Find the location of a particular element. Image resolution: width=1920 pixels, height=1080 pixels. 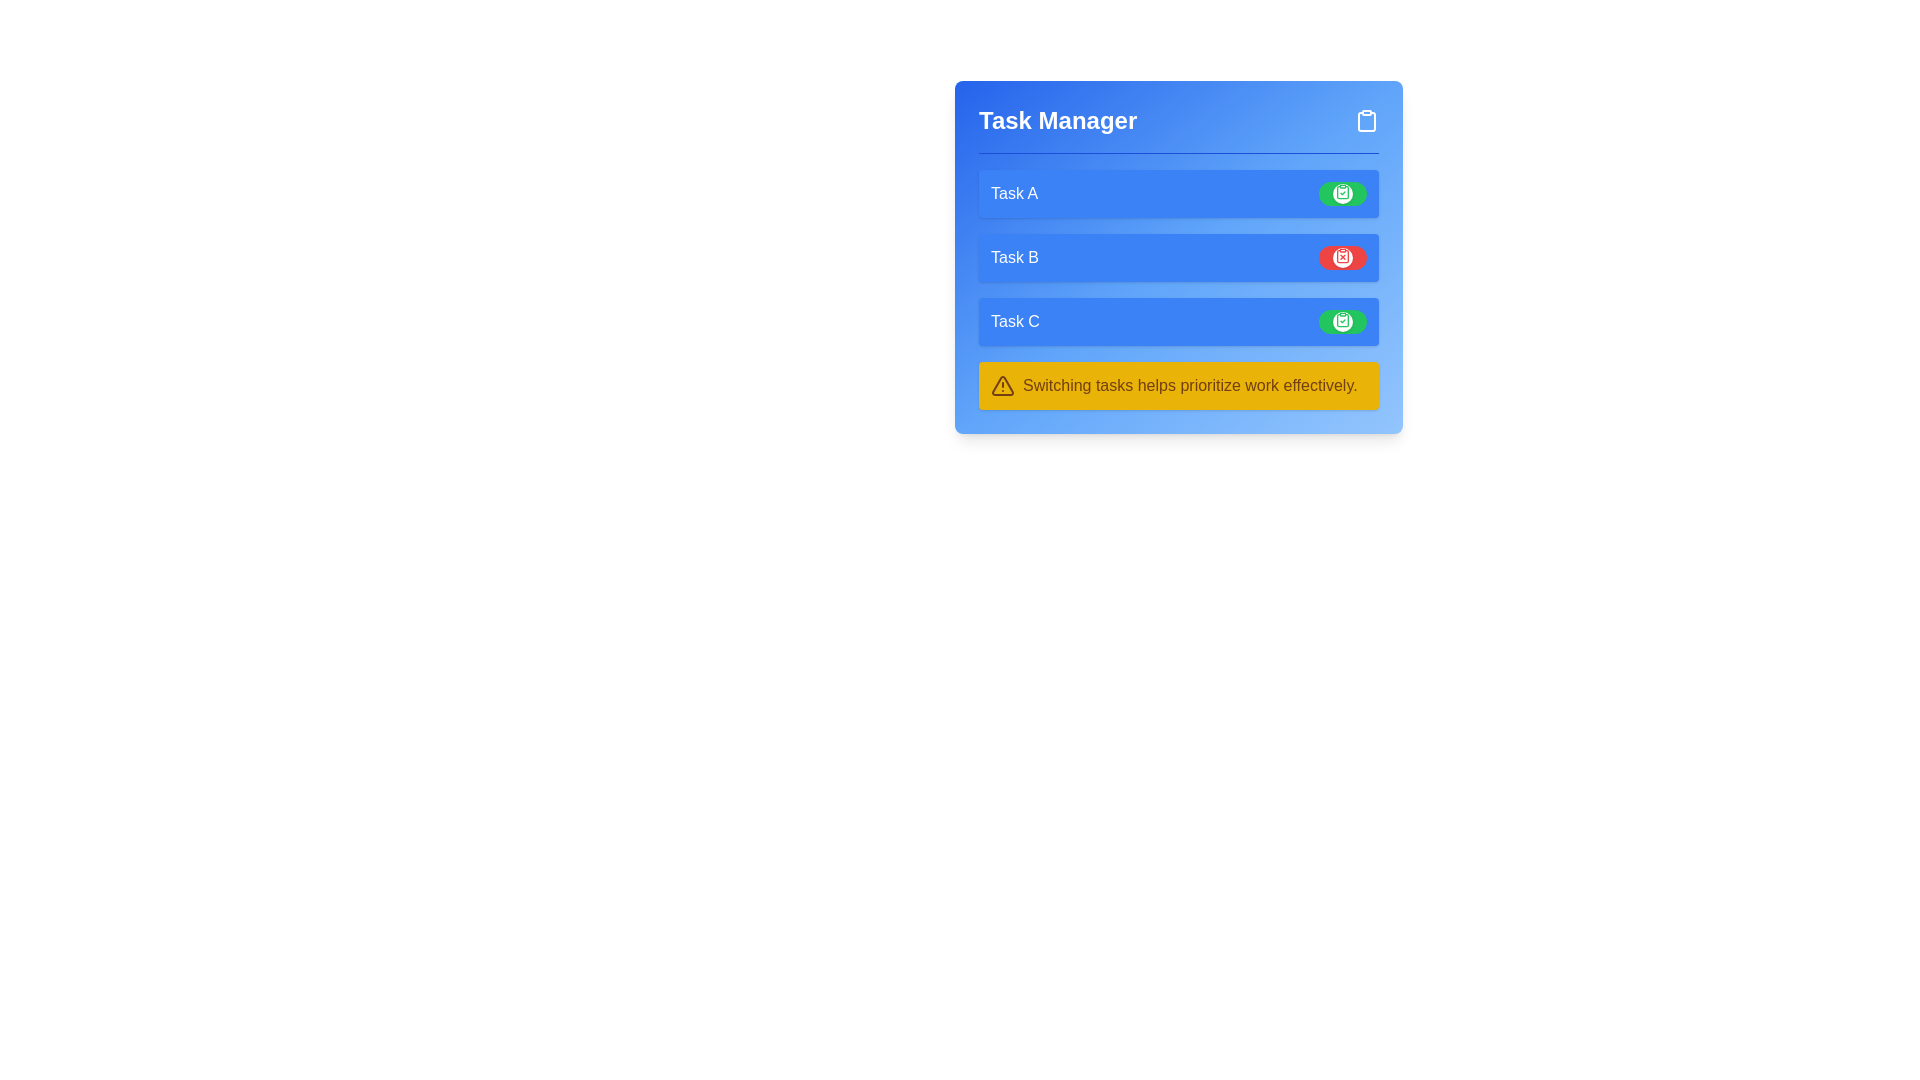

the clipboard icon located in the top-right corner of the 'Task Manager' header is located at coordinates (1366, 120).